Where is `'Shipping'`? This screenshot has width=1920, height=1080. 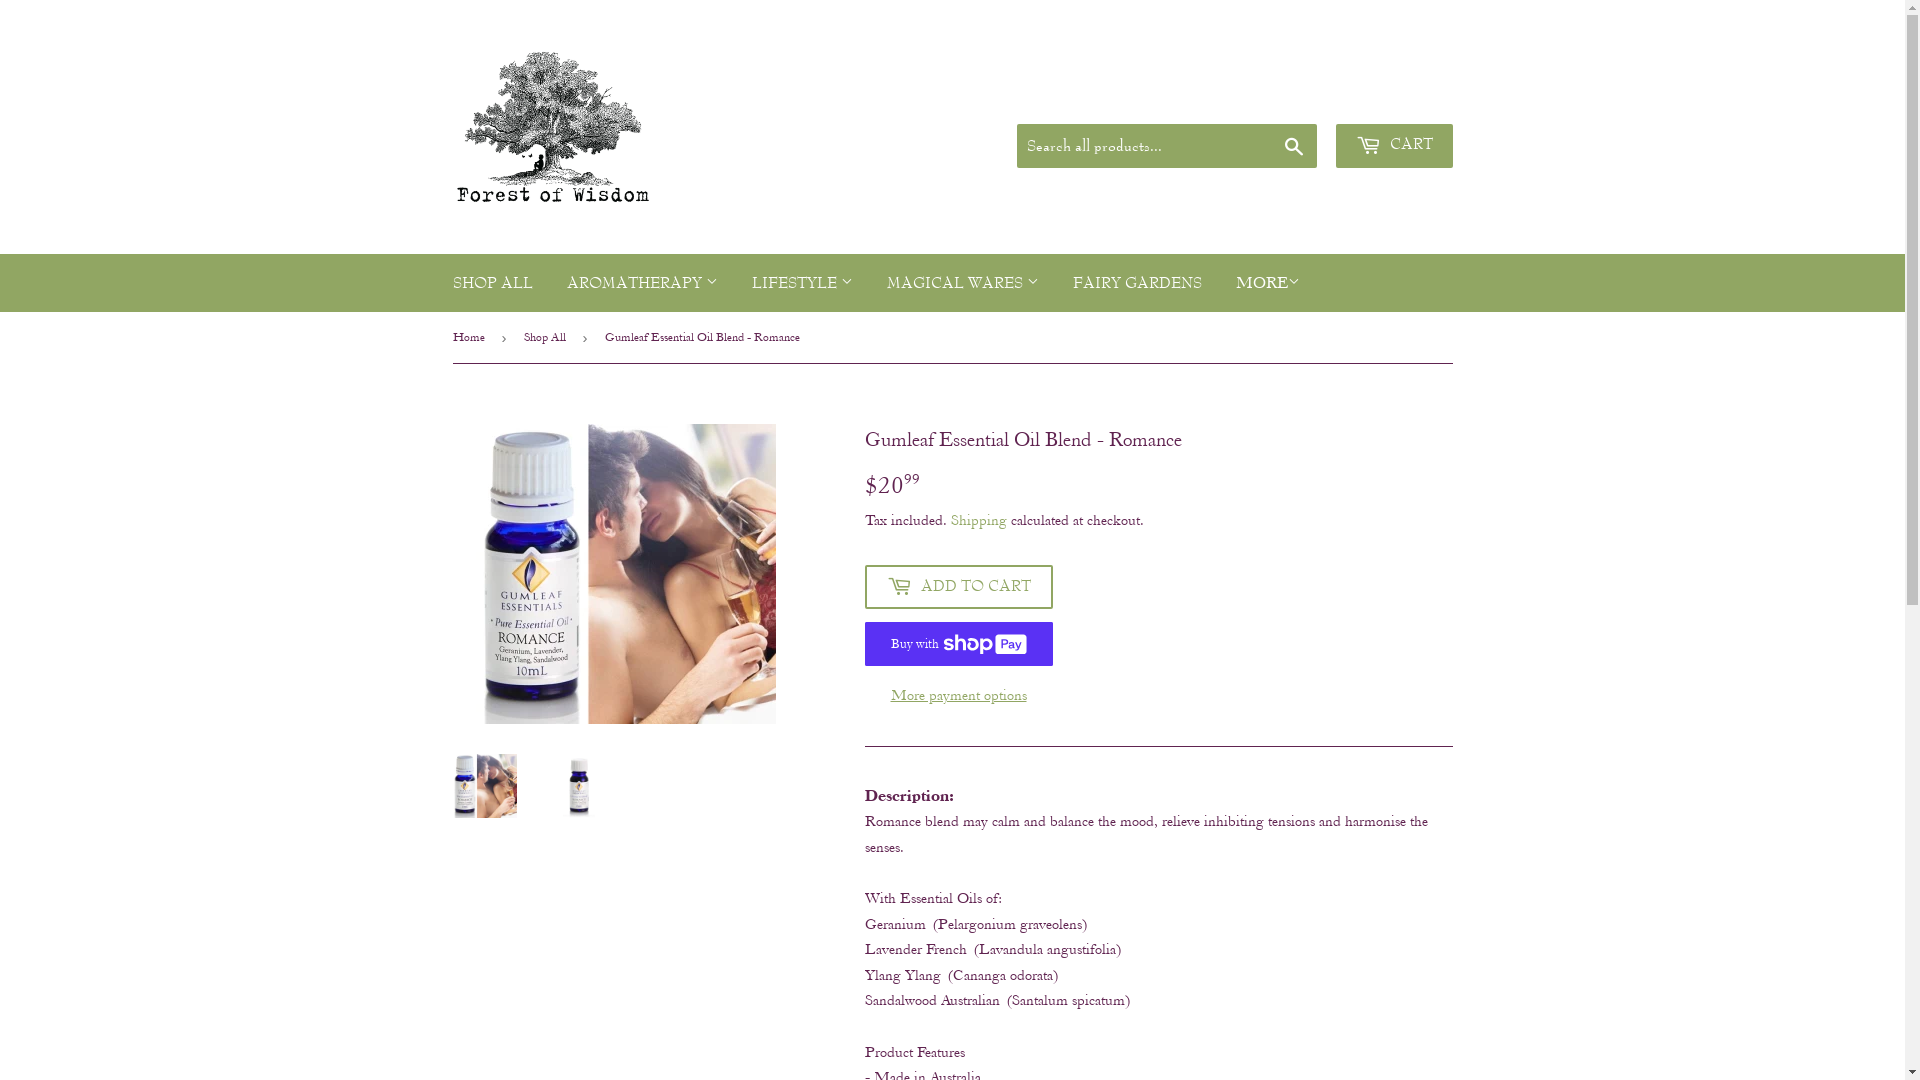 'Shipping' is located at coordinates (978, 519).